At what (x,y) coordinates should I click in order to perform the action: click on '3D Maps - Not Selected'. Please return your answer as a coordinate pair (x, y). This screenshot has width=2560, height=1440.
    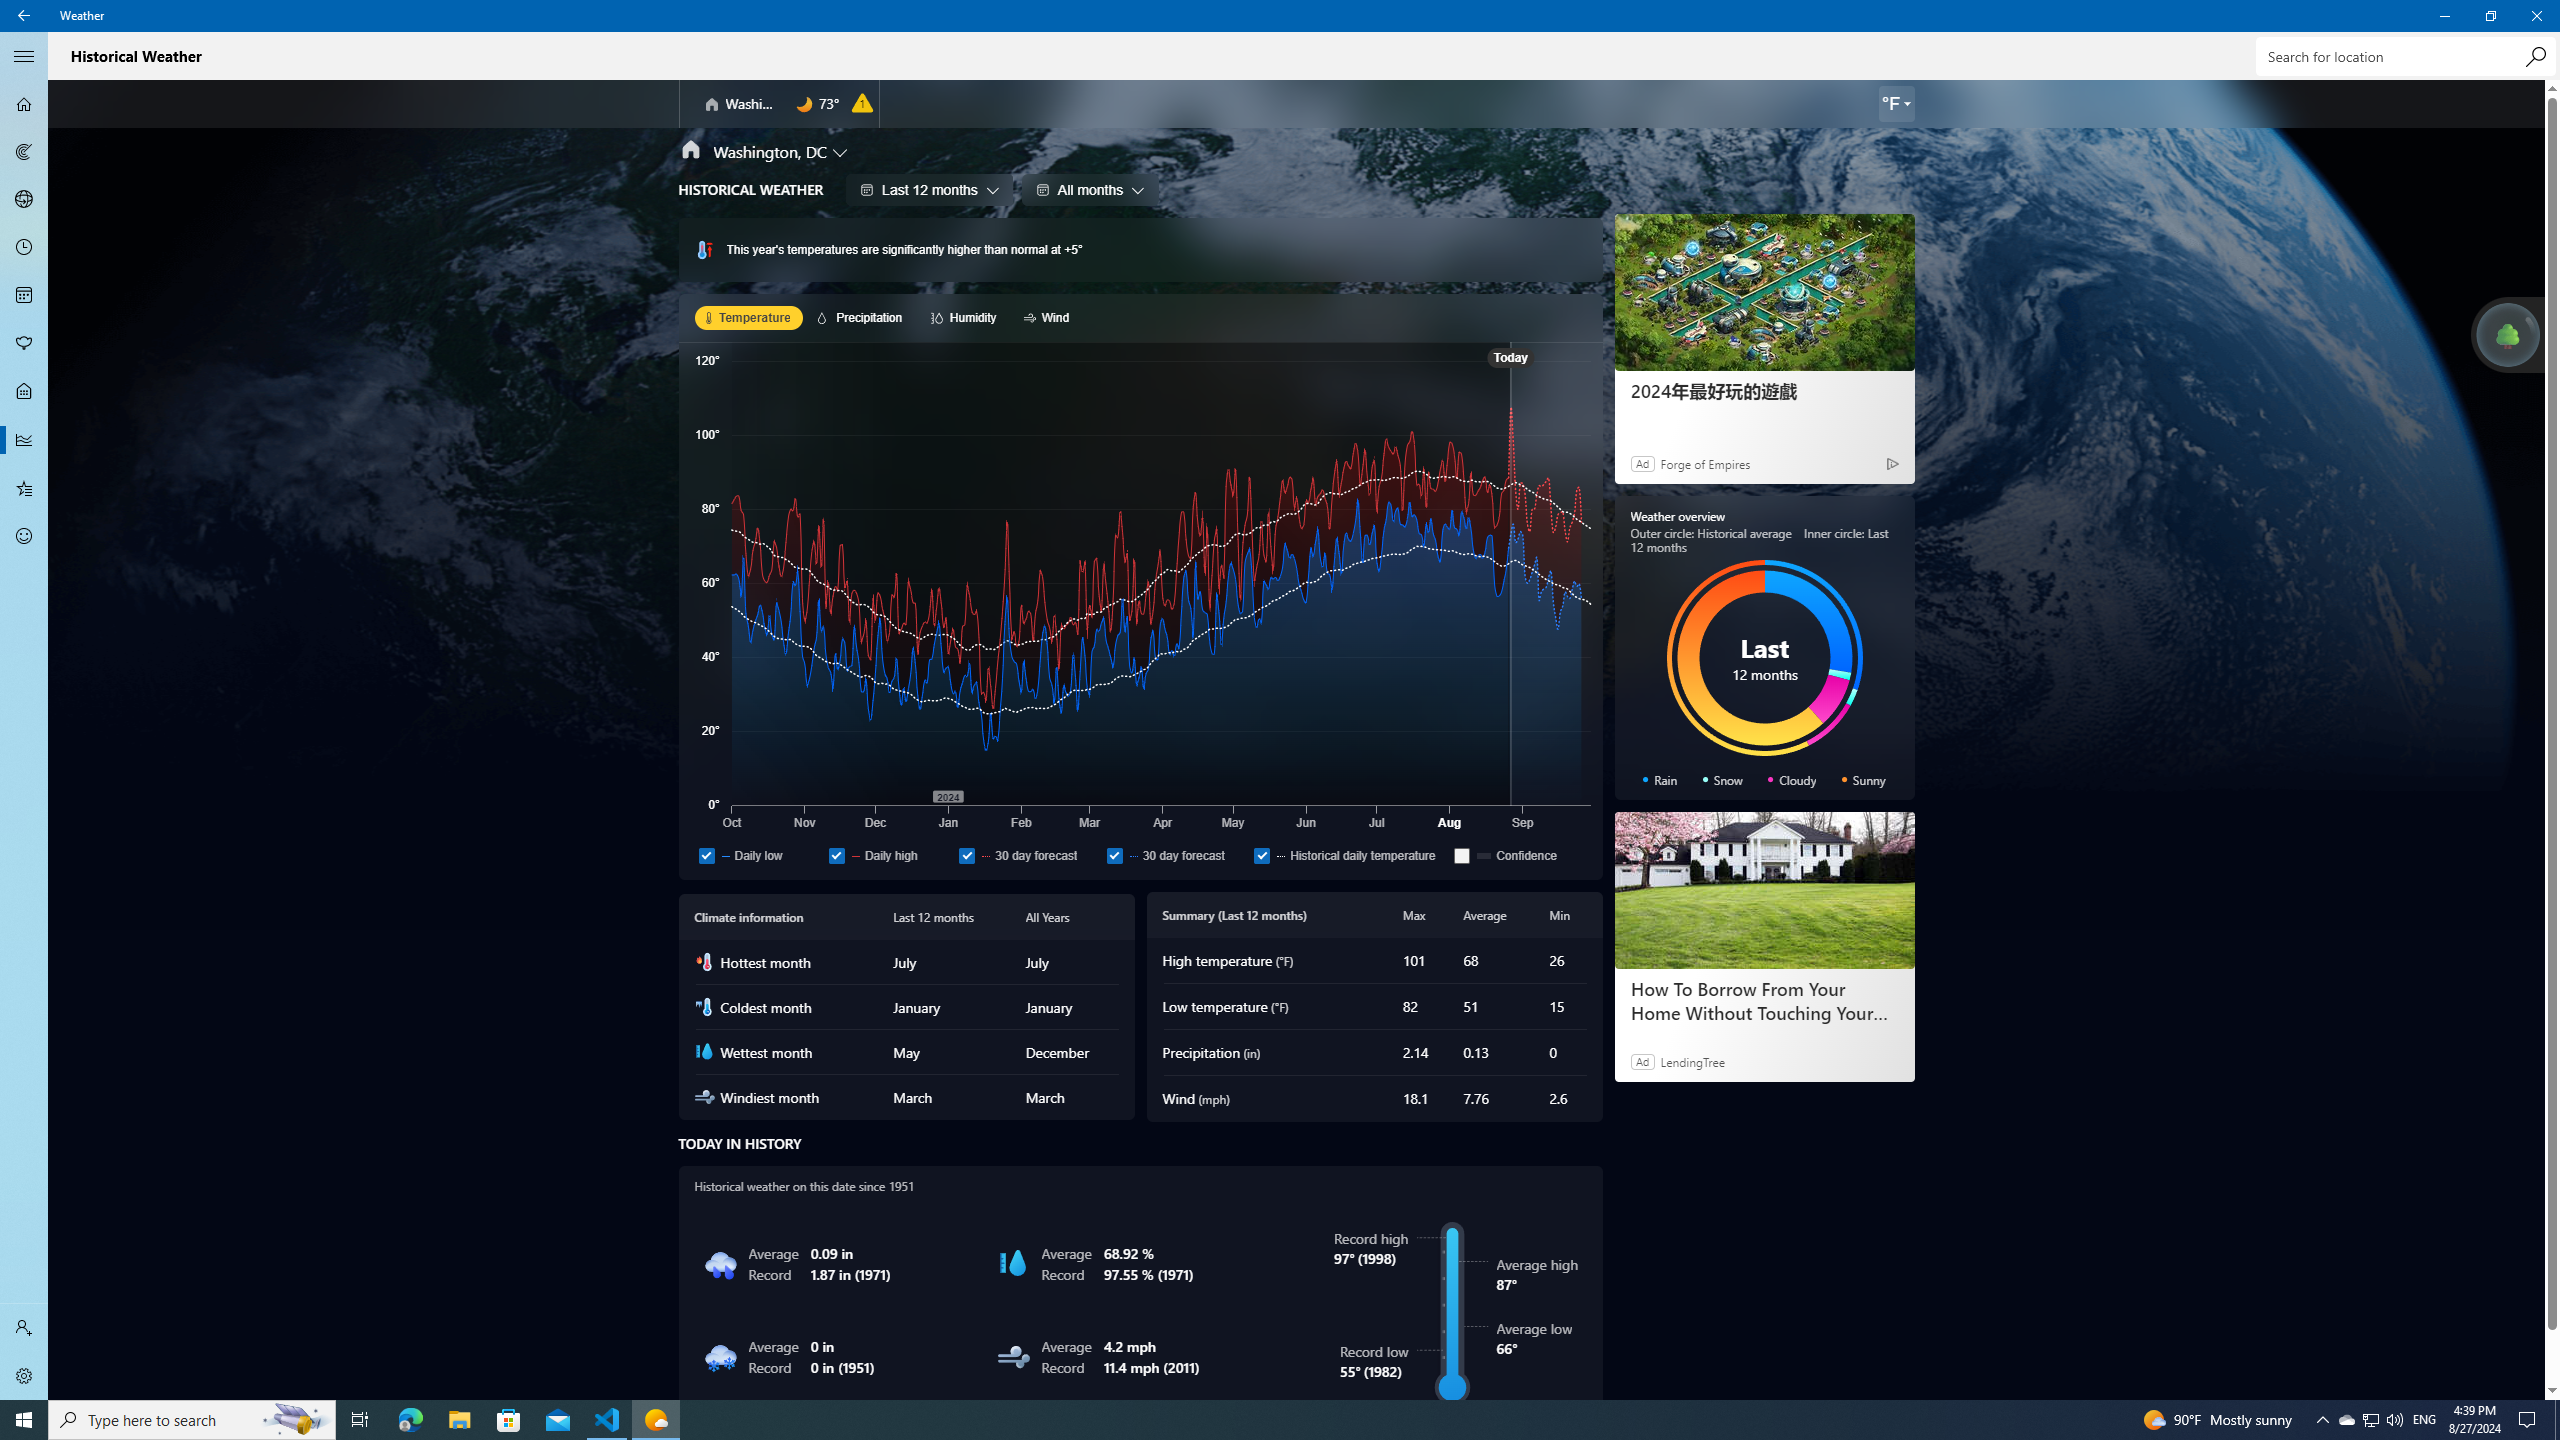
    Looking at the image, I should click on (24, 199).